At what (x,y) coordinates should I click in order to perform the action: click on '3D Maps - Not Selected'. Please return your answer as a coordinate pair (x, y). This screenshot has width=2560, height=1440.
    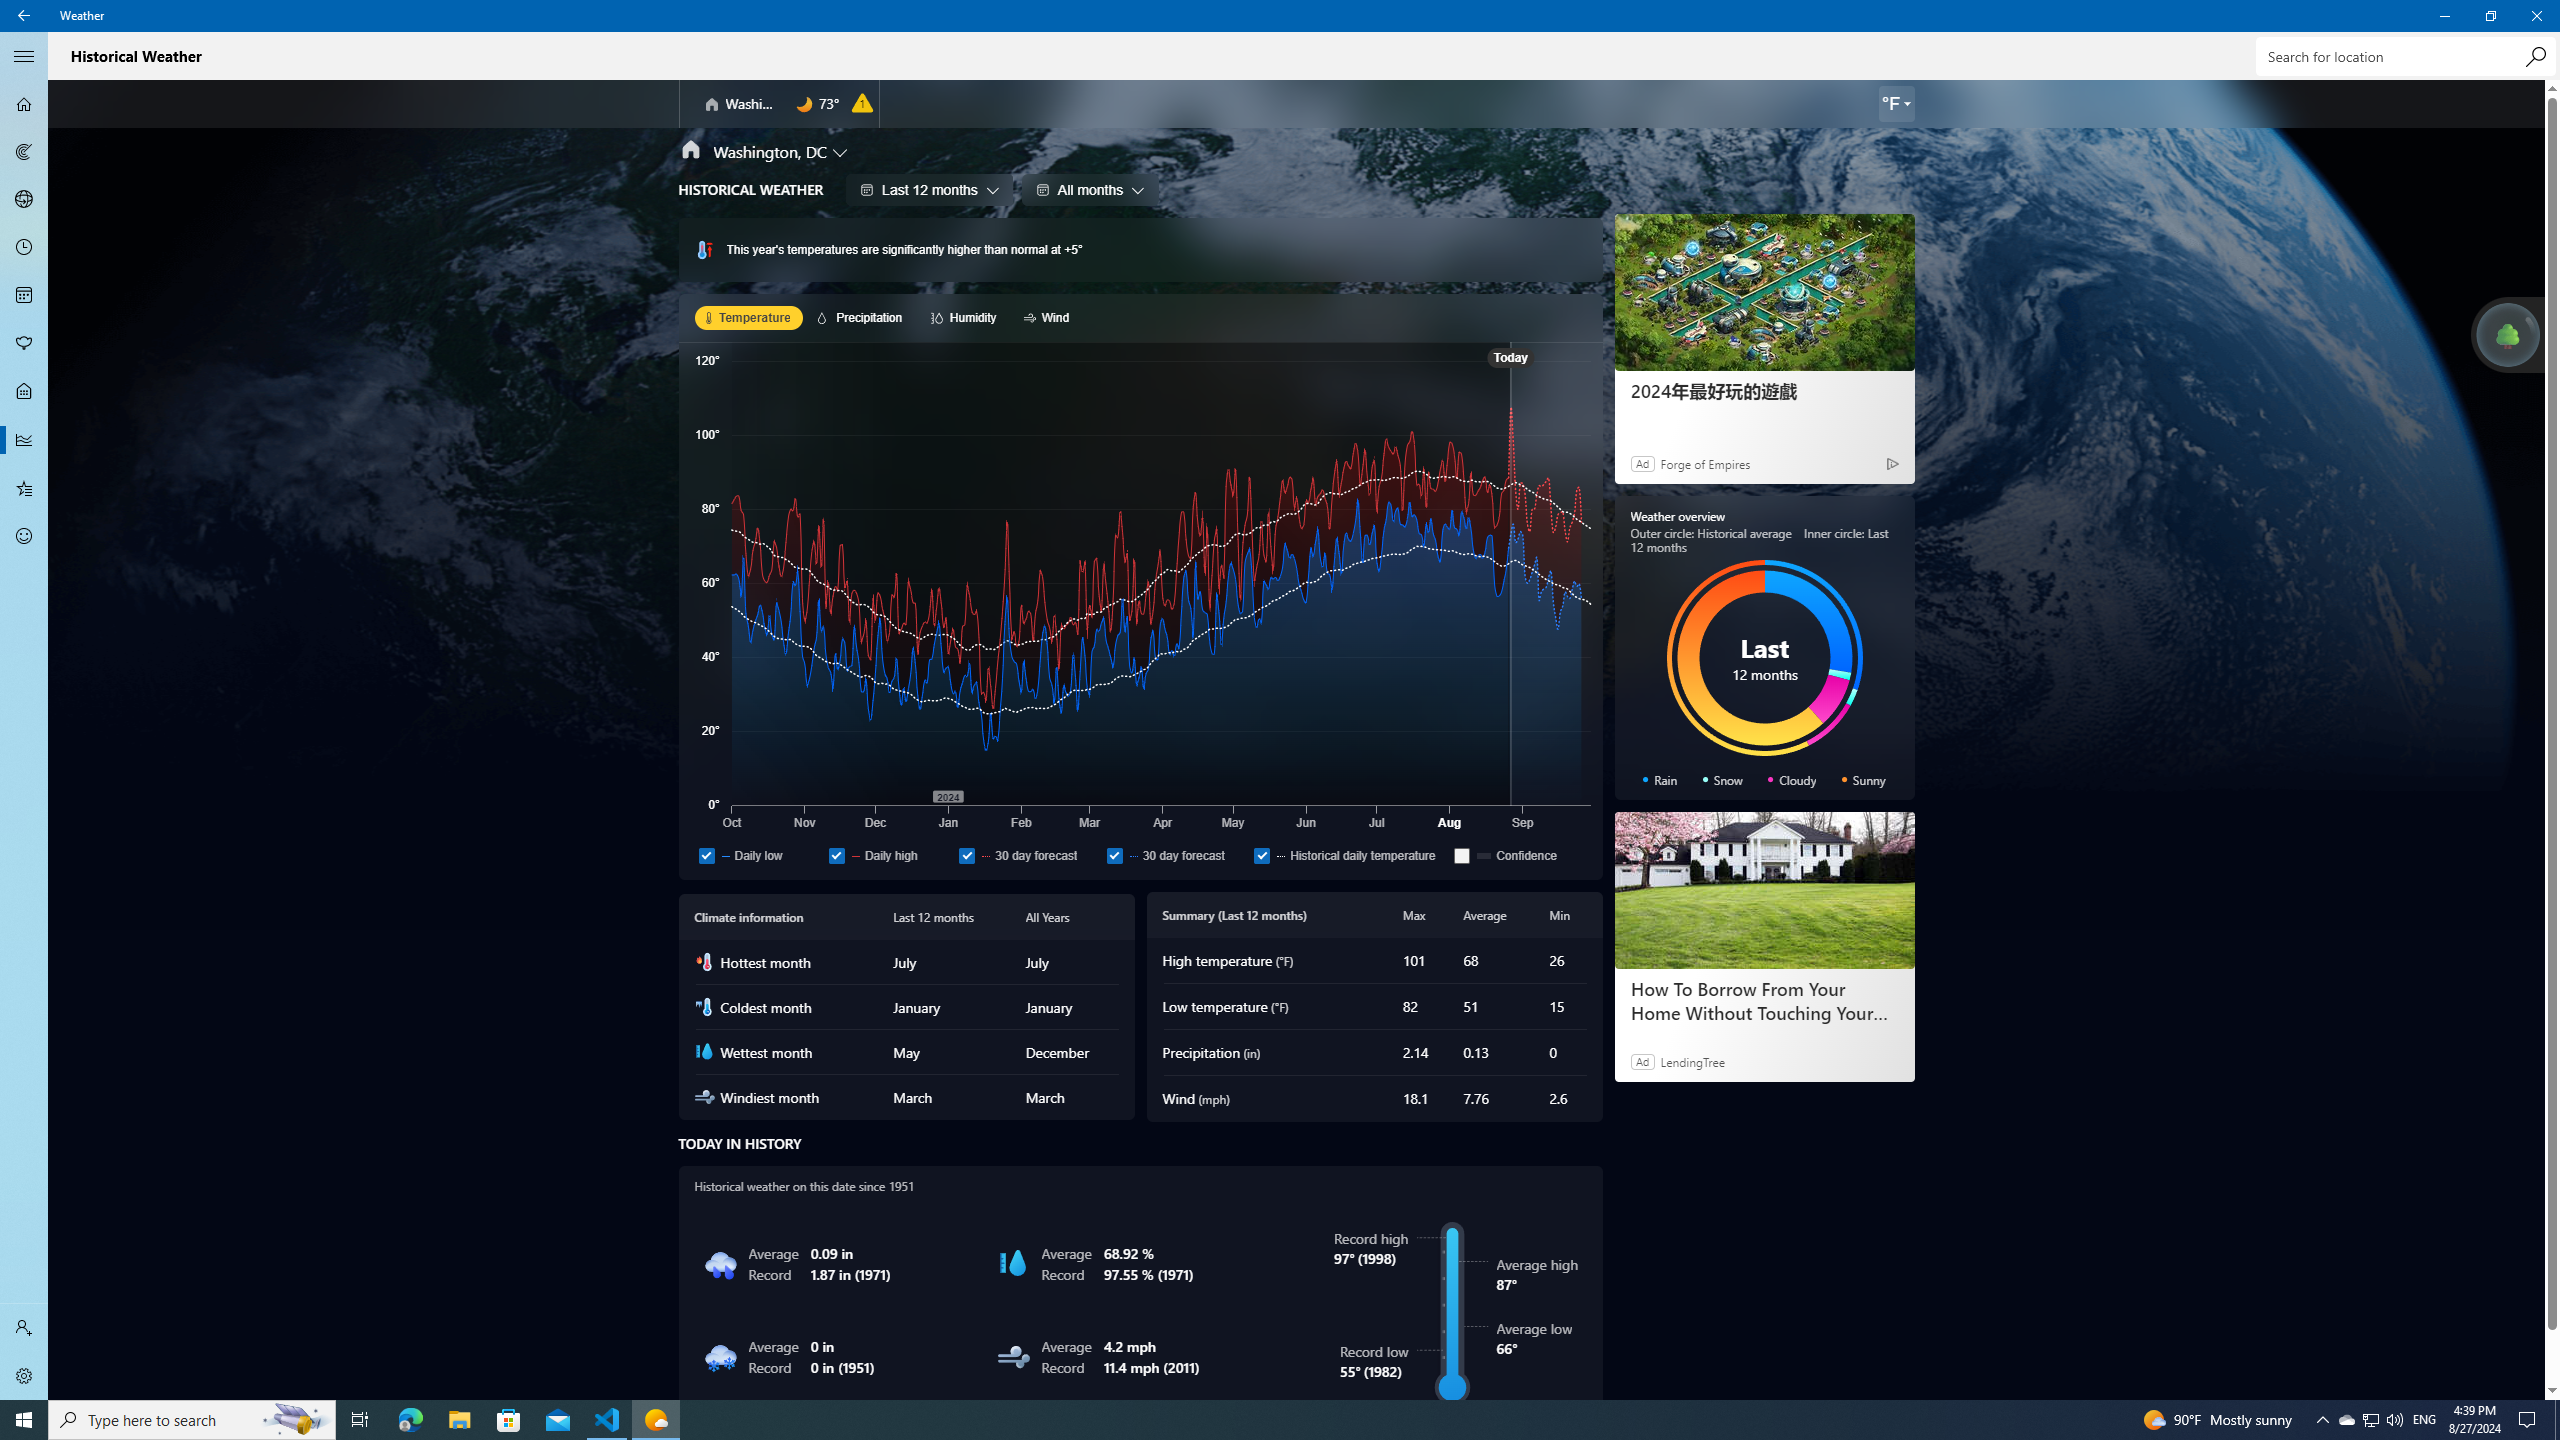
    Looking at the image, I should click on (24, 199).